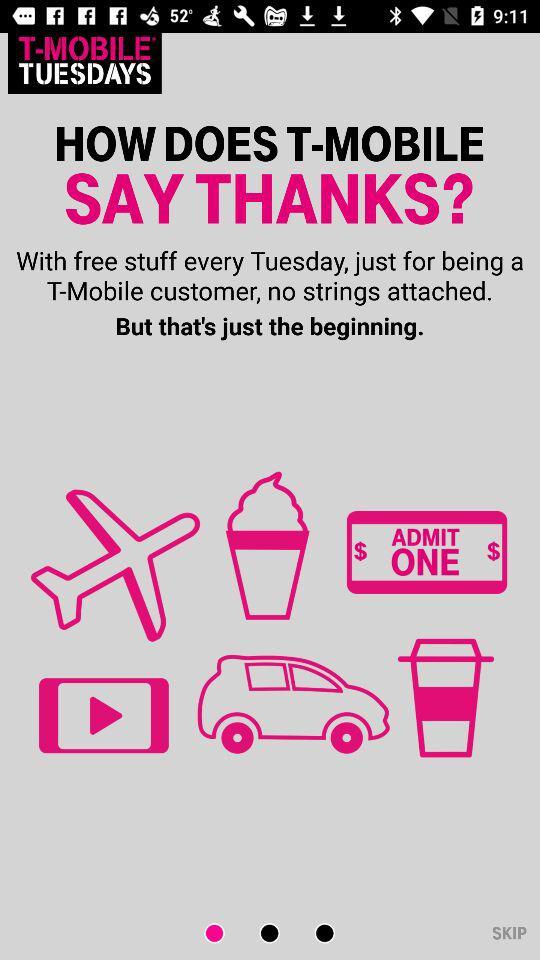 The width and height of the screenshot is (540, 960). I want to click on next scene, so click(312, 933).